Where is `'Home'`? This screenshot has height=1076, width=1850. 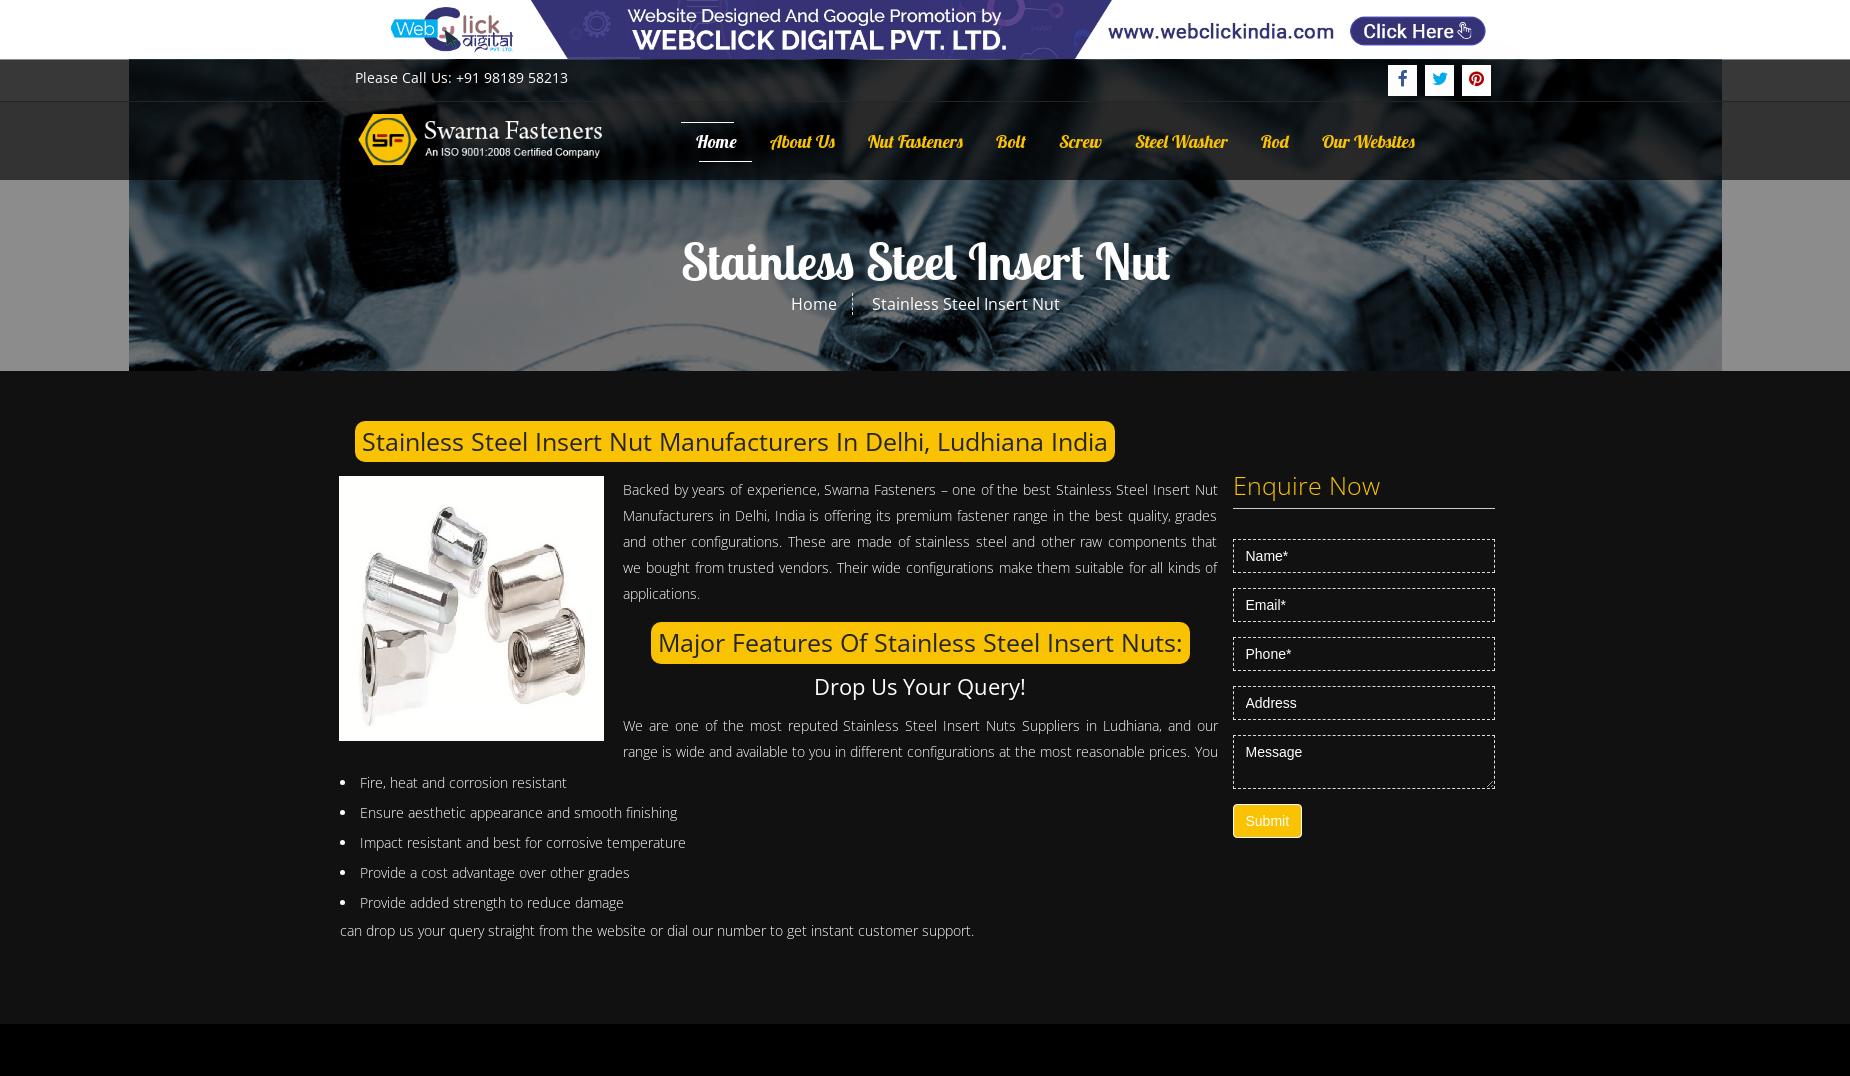
'Home' is located at coordinates (789, 302).